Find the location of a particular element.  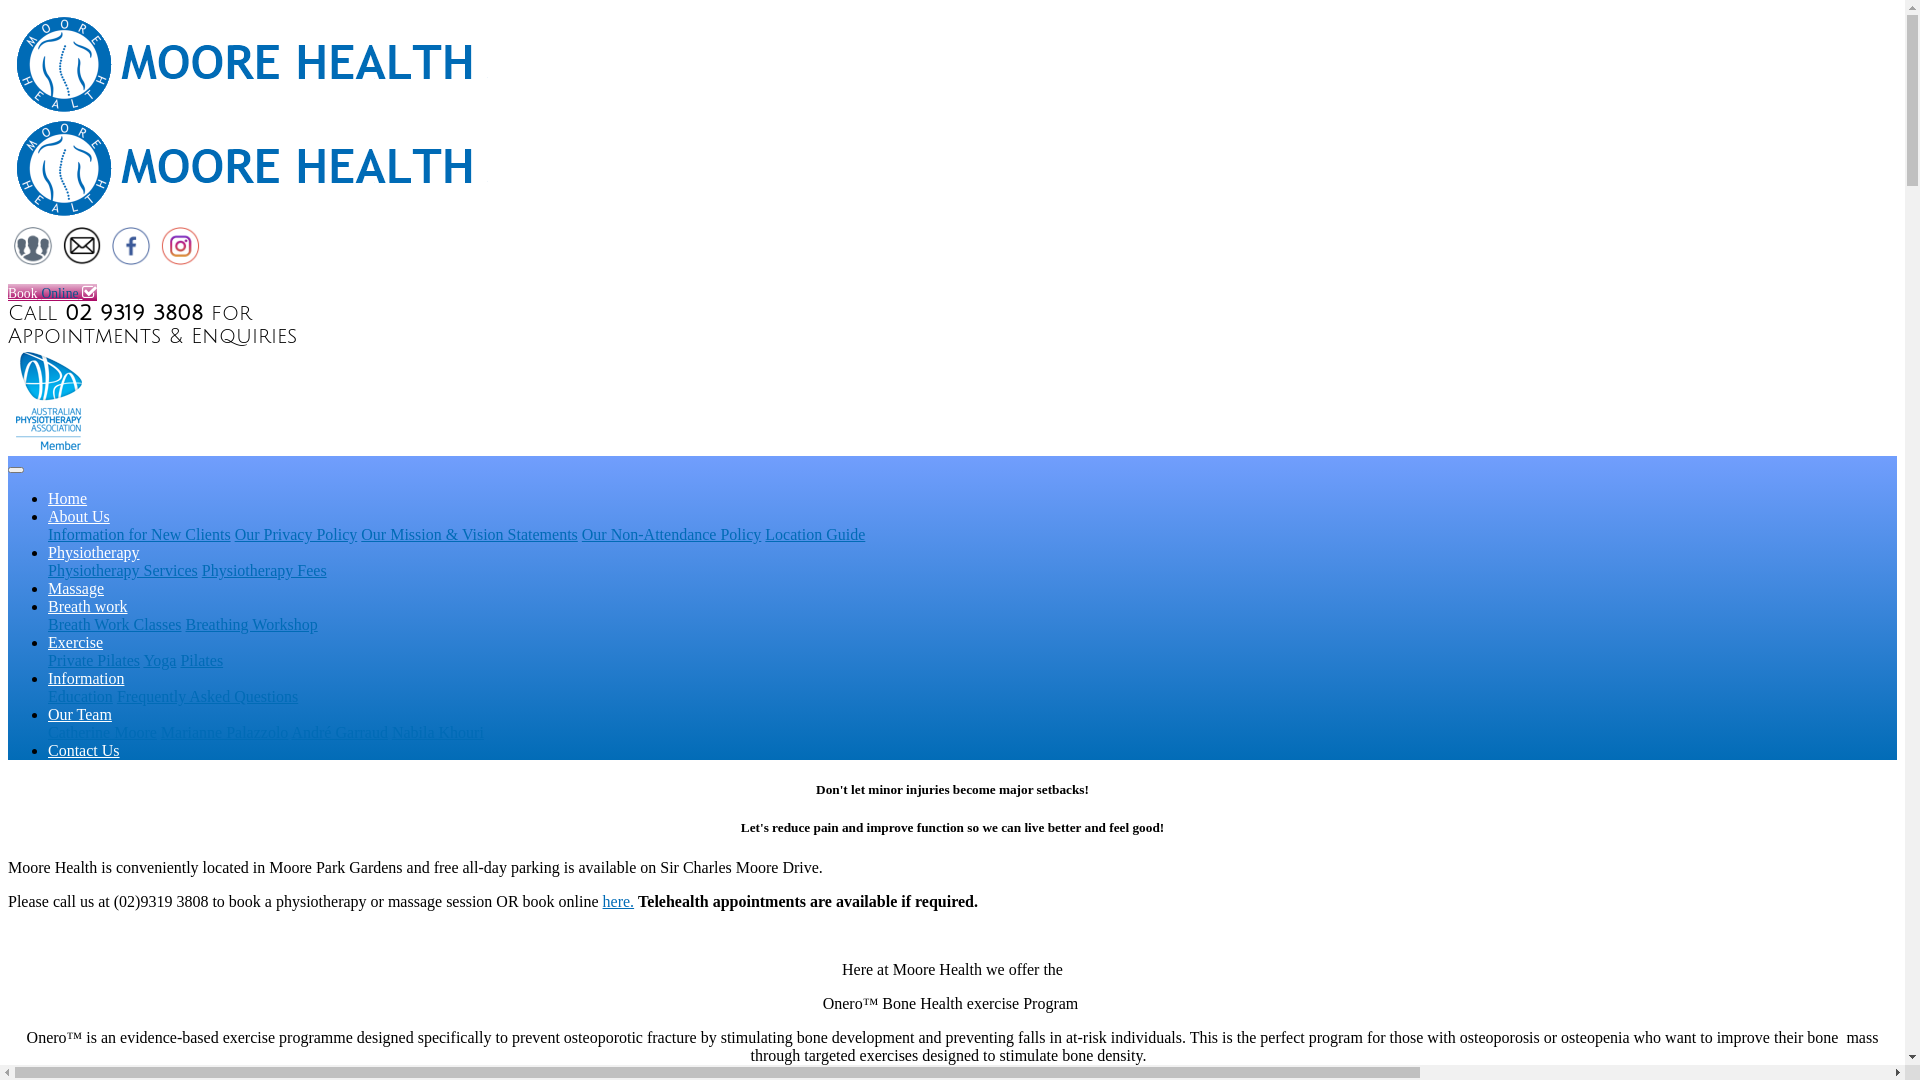

'Breath work' is located at coordinates (86, 605).